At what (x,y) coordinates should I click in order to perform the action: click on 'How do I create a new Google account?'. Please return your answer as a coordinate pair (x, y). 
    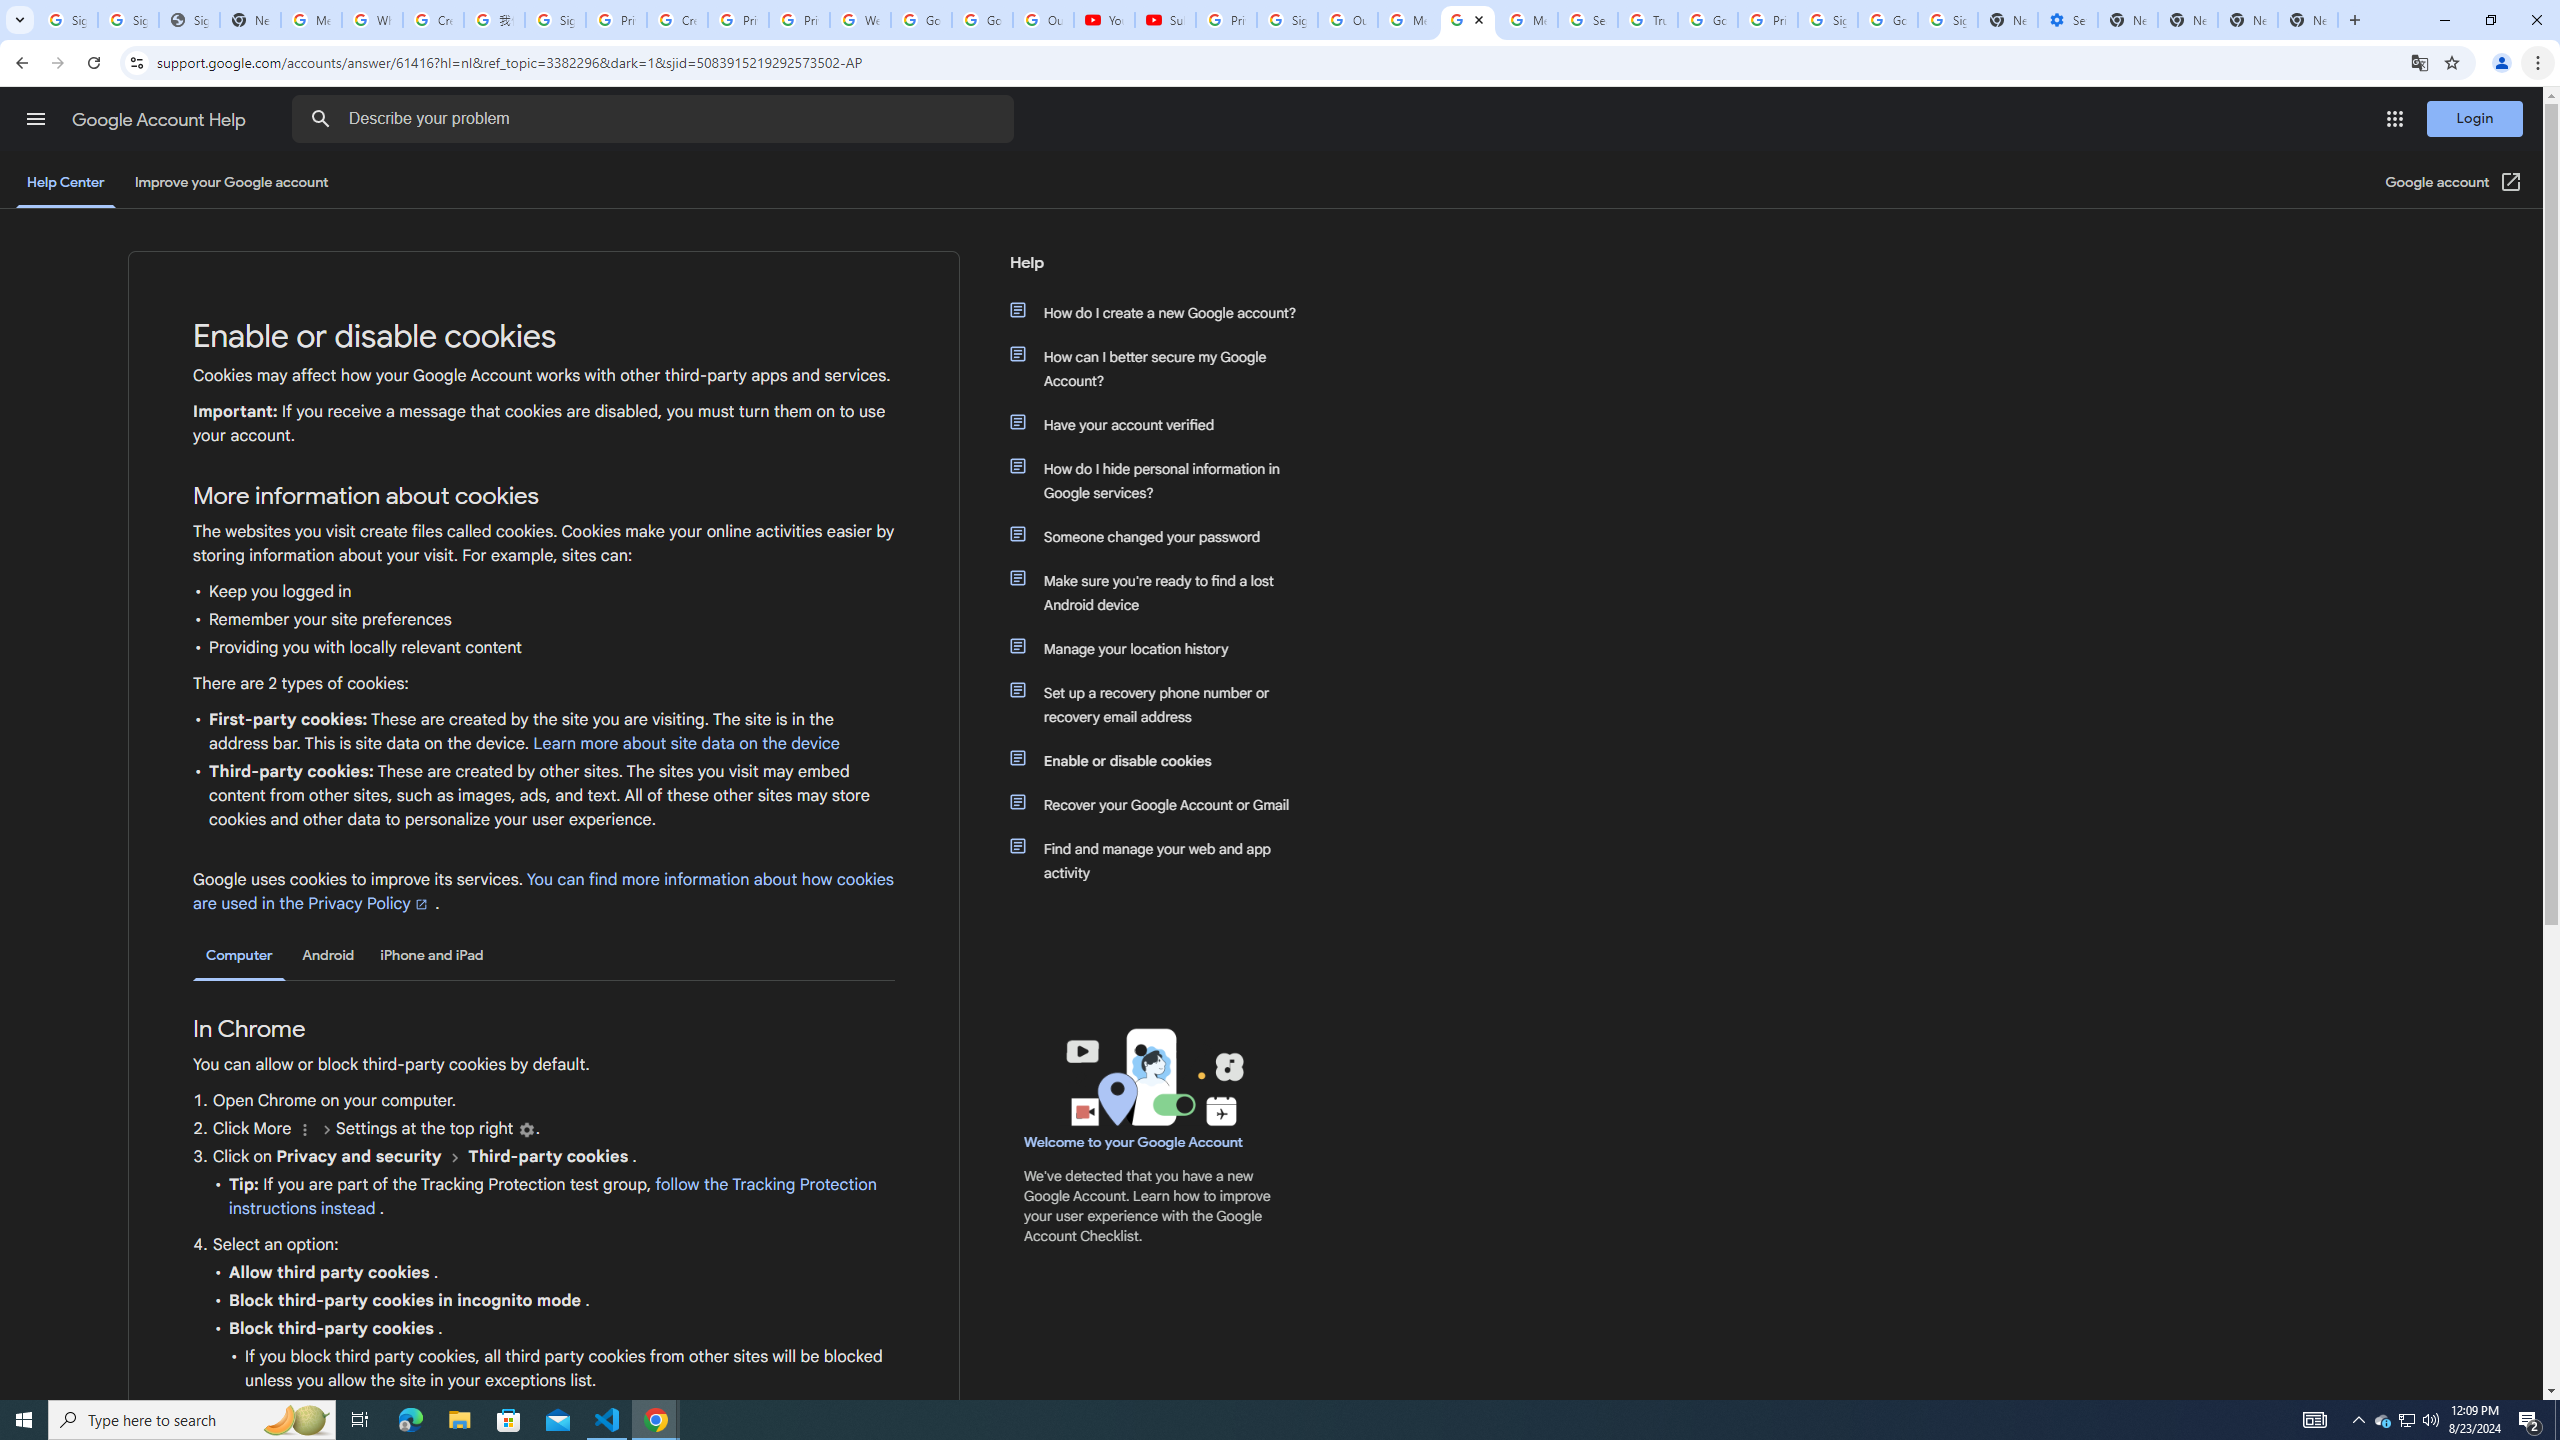
    Looking at the image, I should click on (1162, 313).